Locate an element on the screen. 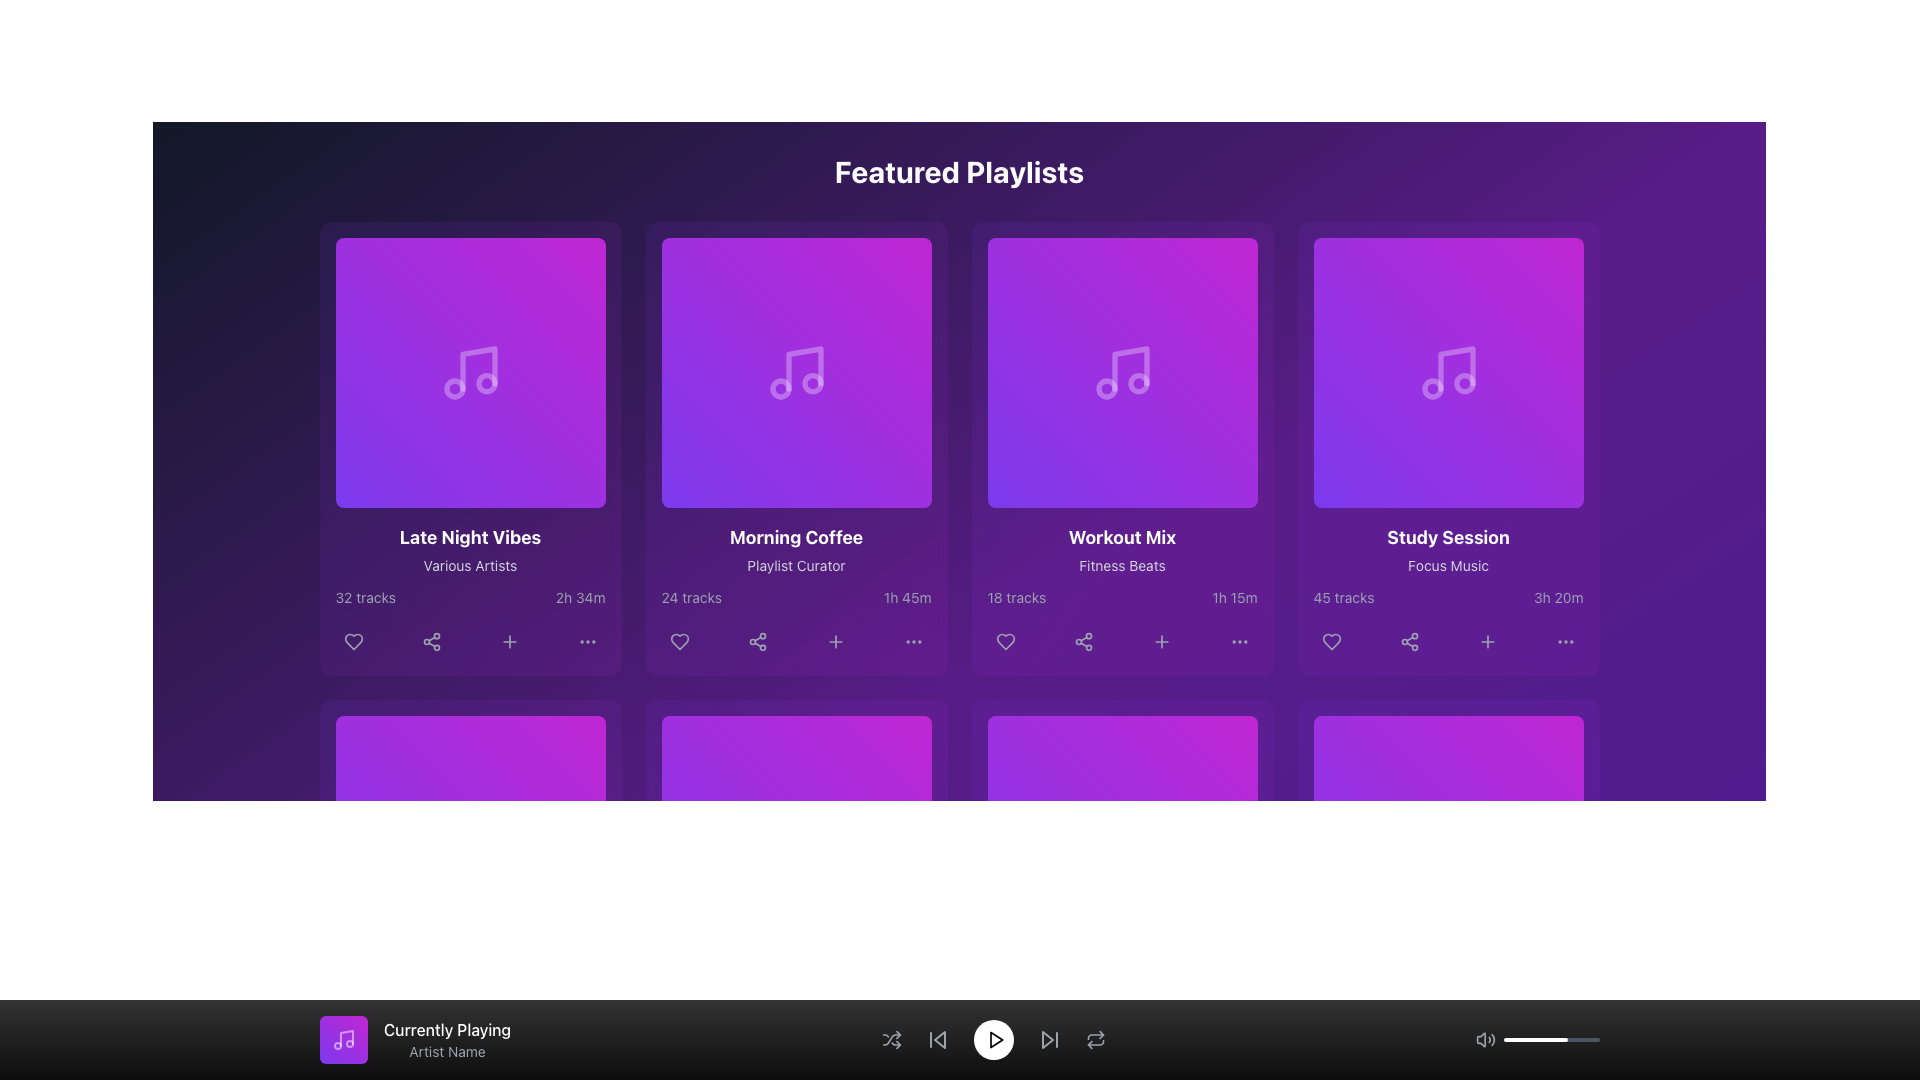  the static text display that shows the name or role of the playlist curator for the playlist titled 'Morning Coffee'. This element is located directly below the playlist title within the playlist card is located at coordinates (795, 566).